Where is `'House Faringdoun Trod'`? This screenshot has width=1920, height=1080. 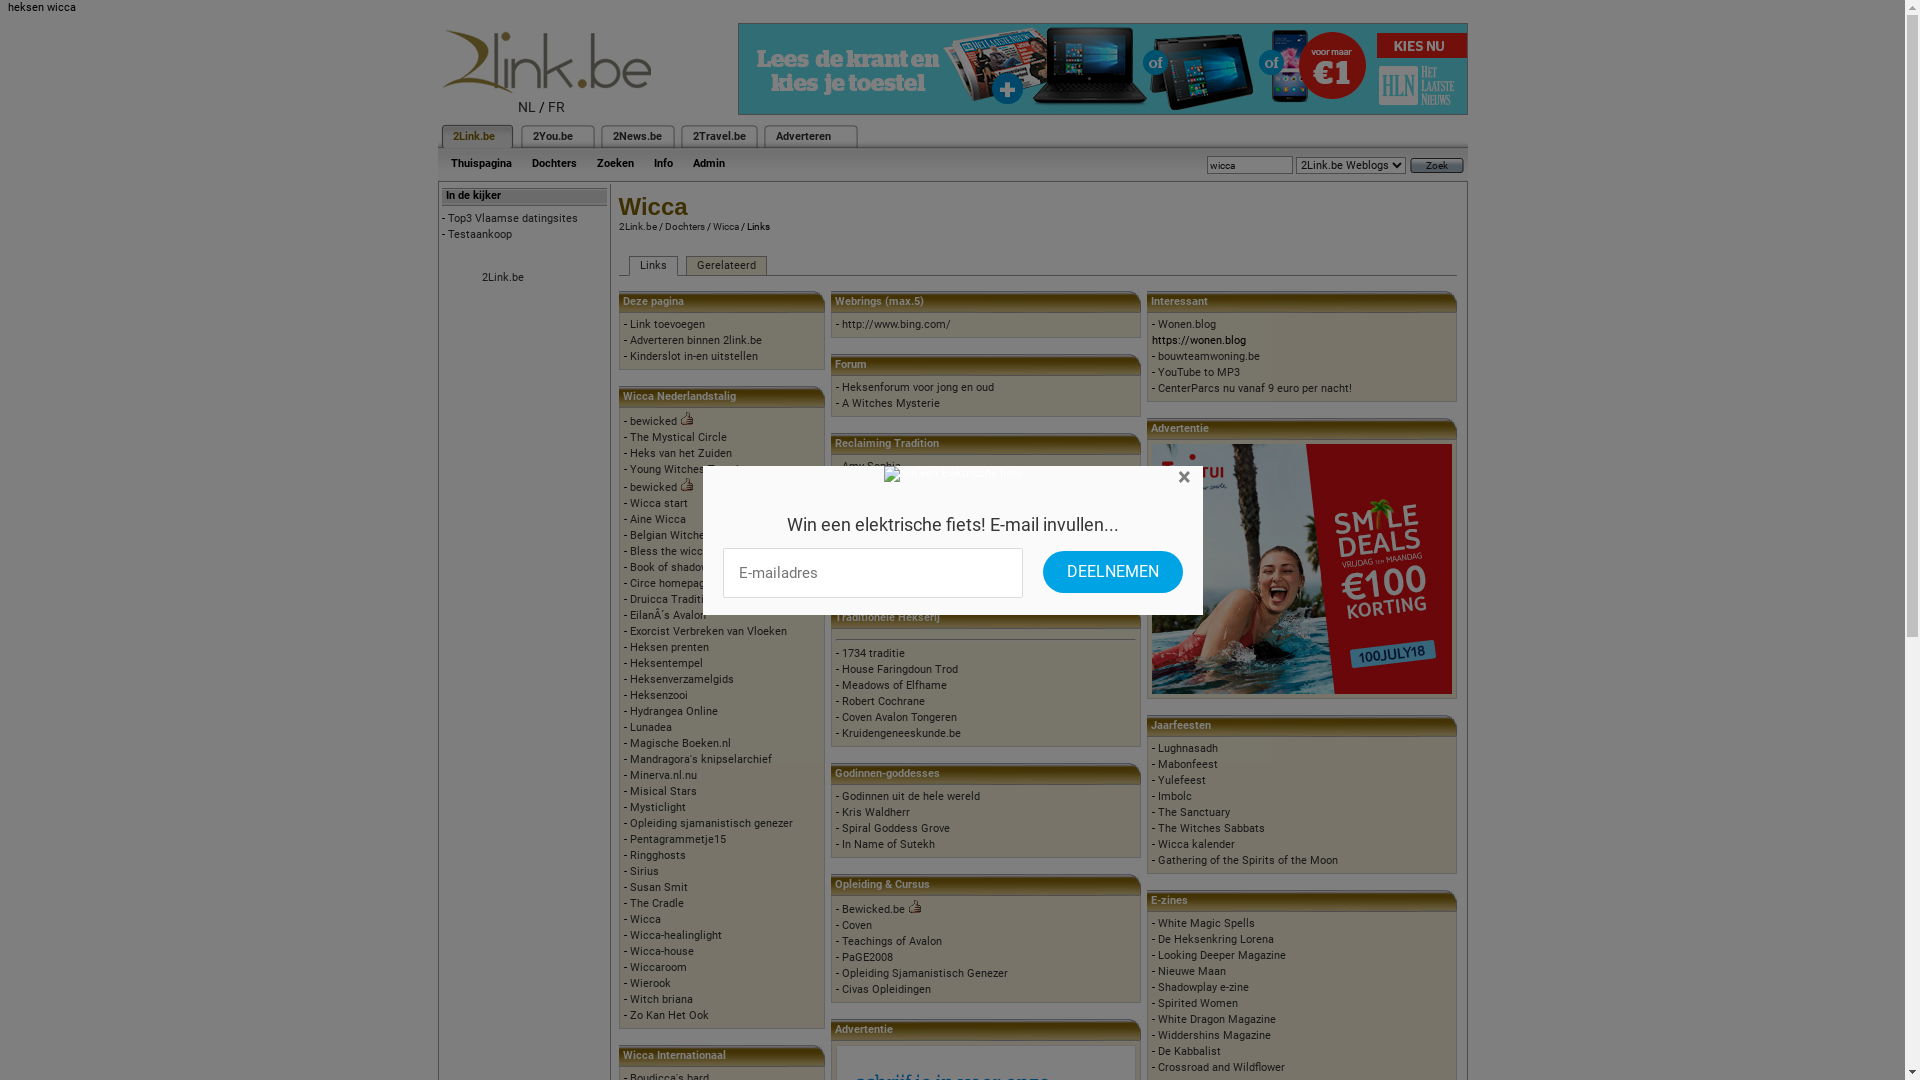
'House Faringdoun Trod' is located at coordinates (899, 669).